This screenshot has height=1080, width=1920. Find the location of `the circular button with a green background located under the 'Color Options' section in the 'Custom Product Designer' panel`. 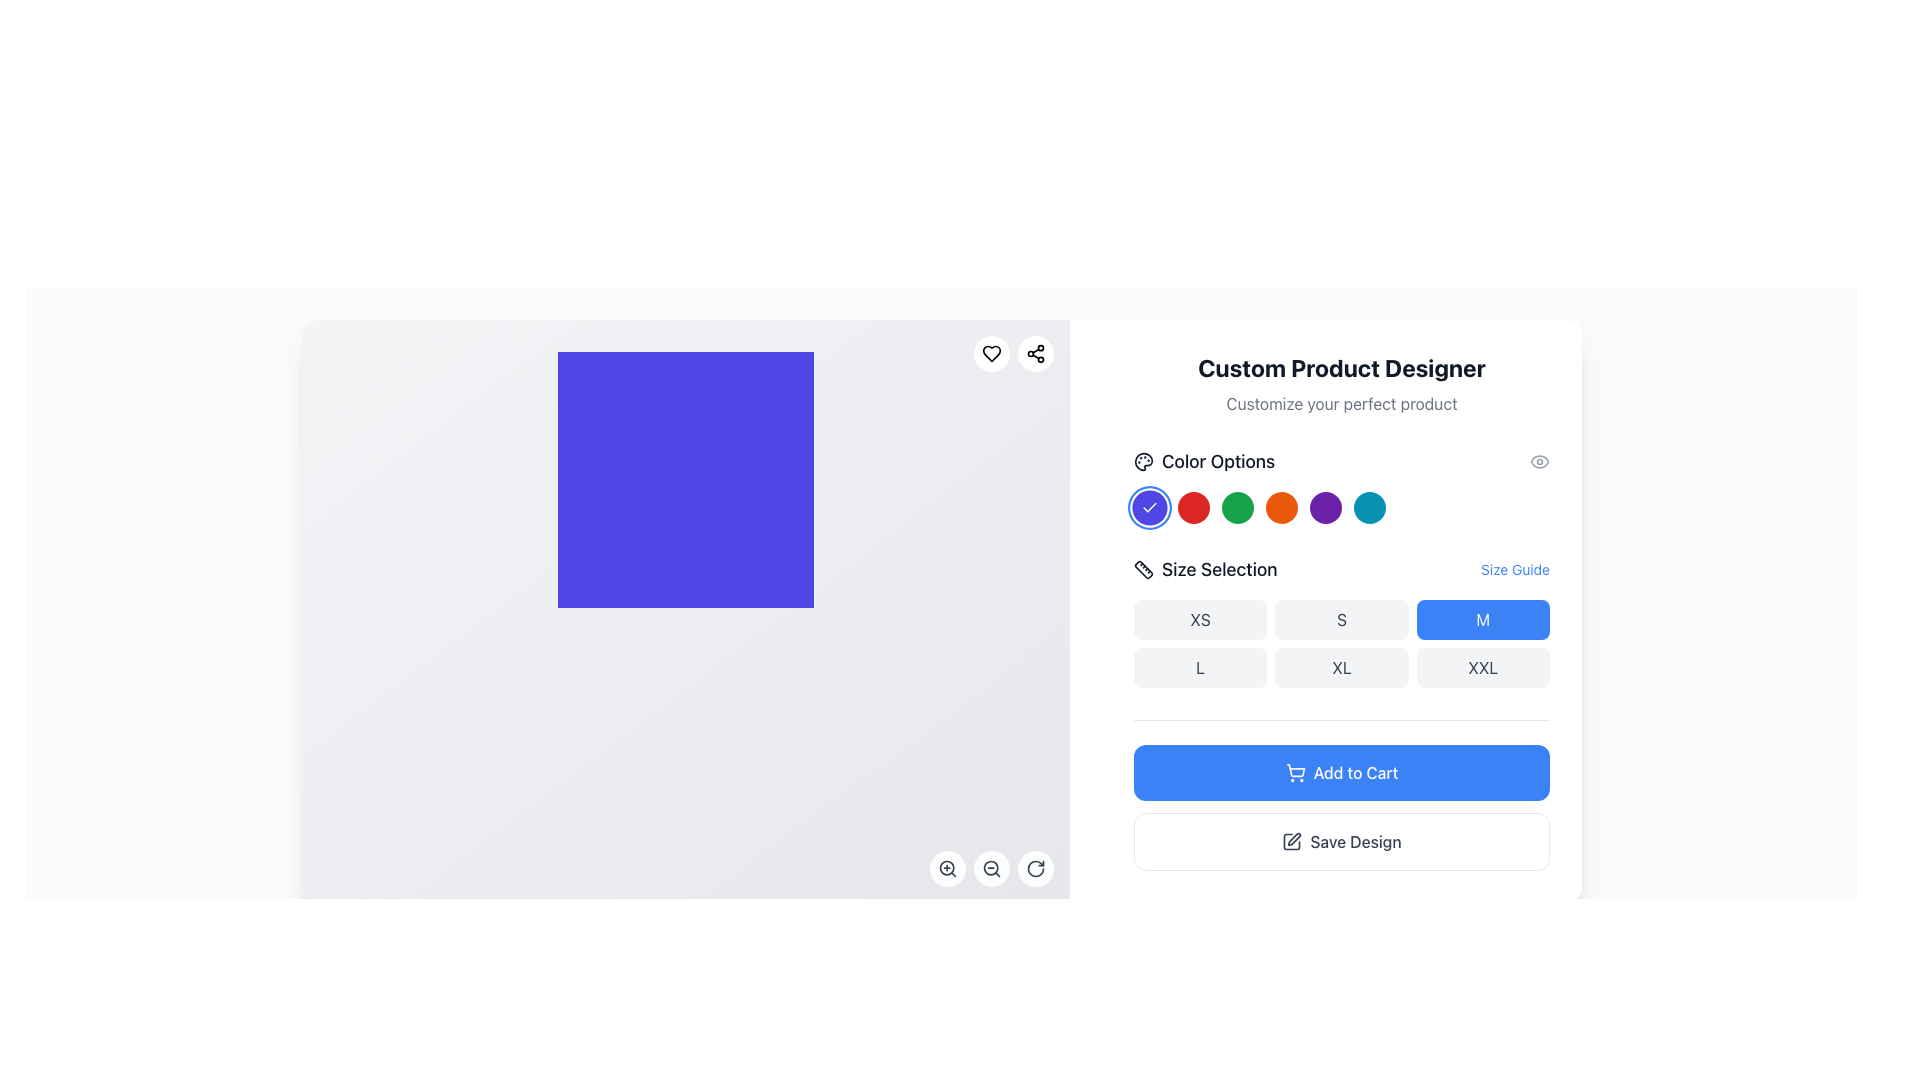

the circular button with a green background located under the 'Color Options' section in the 'Custom Product Designer' panel is located at coordinates (1237, 507).